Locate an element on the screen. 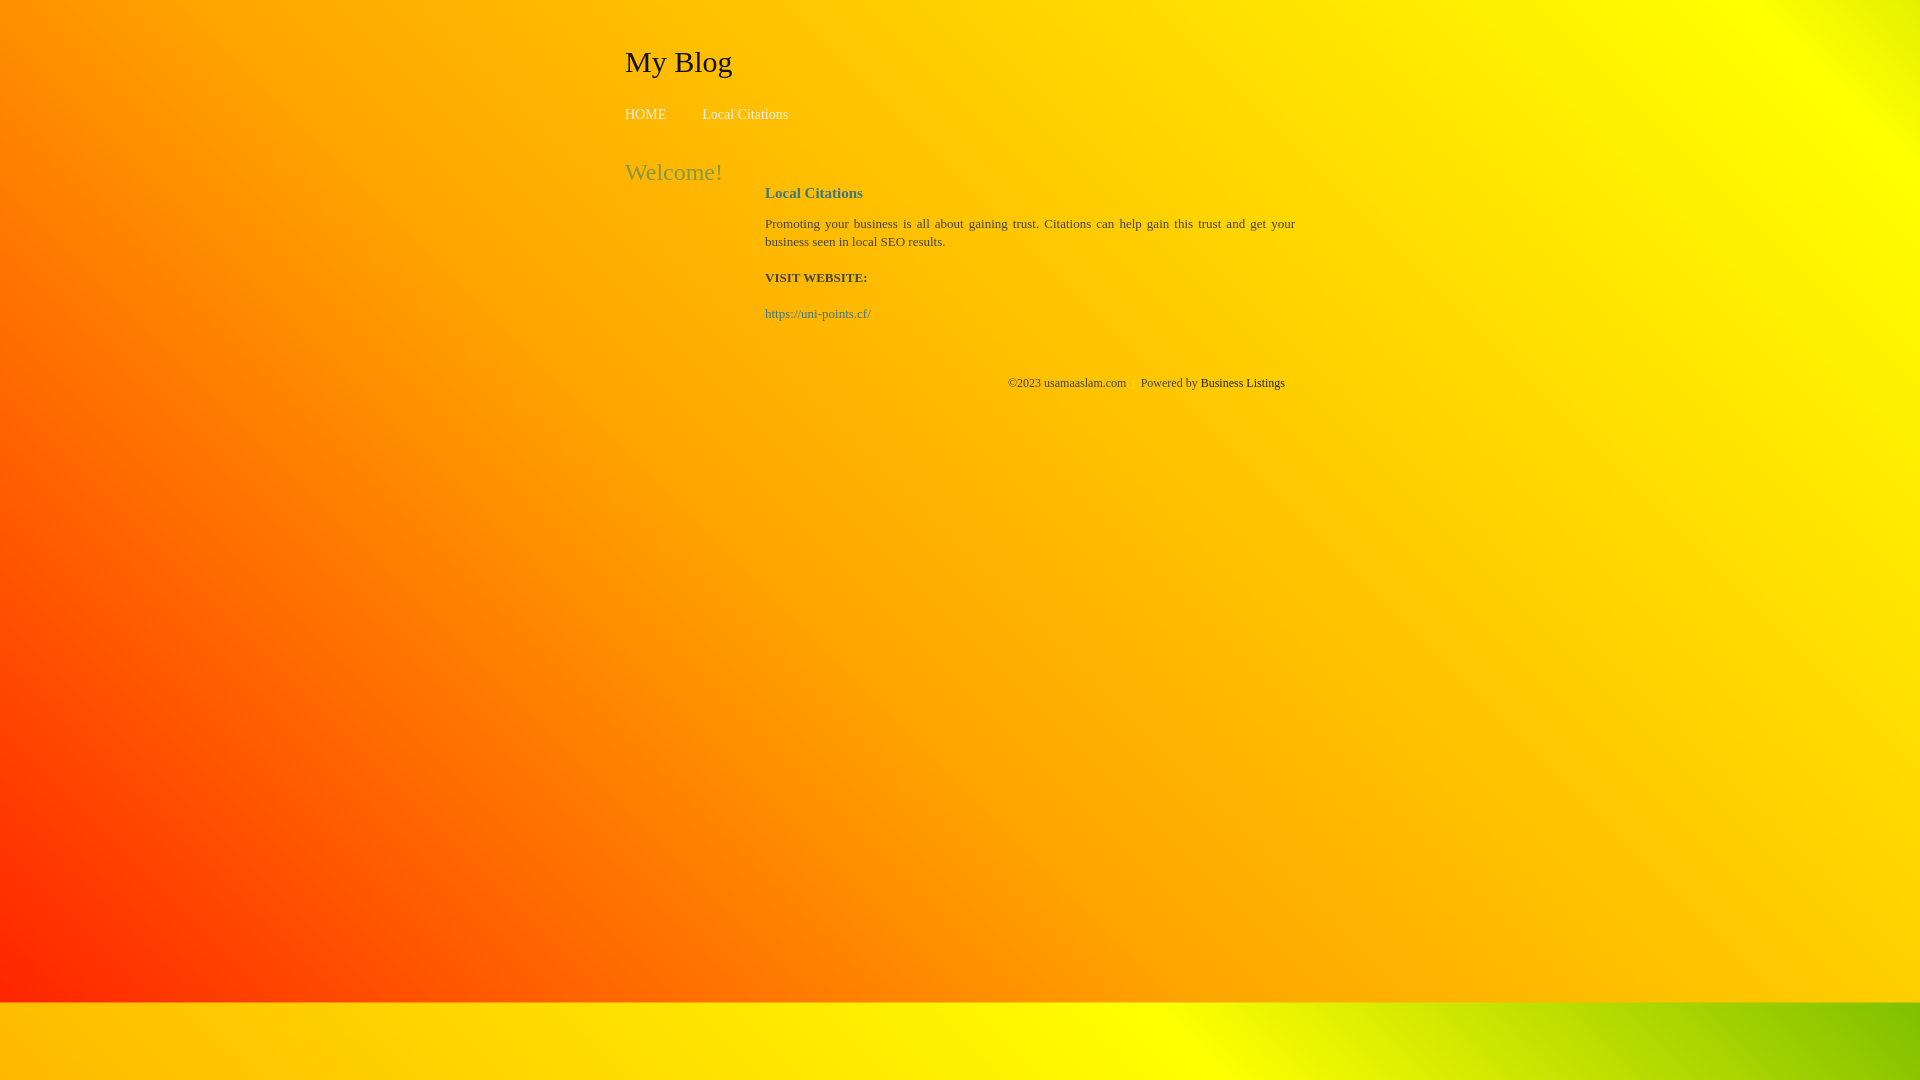 This screenshot has height=1080, width=1920. 'Local Citations' is located at coordinates (743, 114).